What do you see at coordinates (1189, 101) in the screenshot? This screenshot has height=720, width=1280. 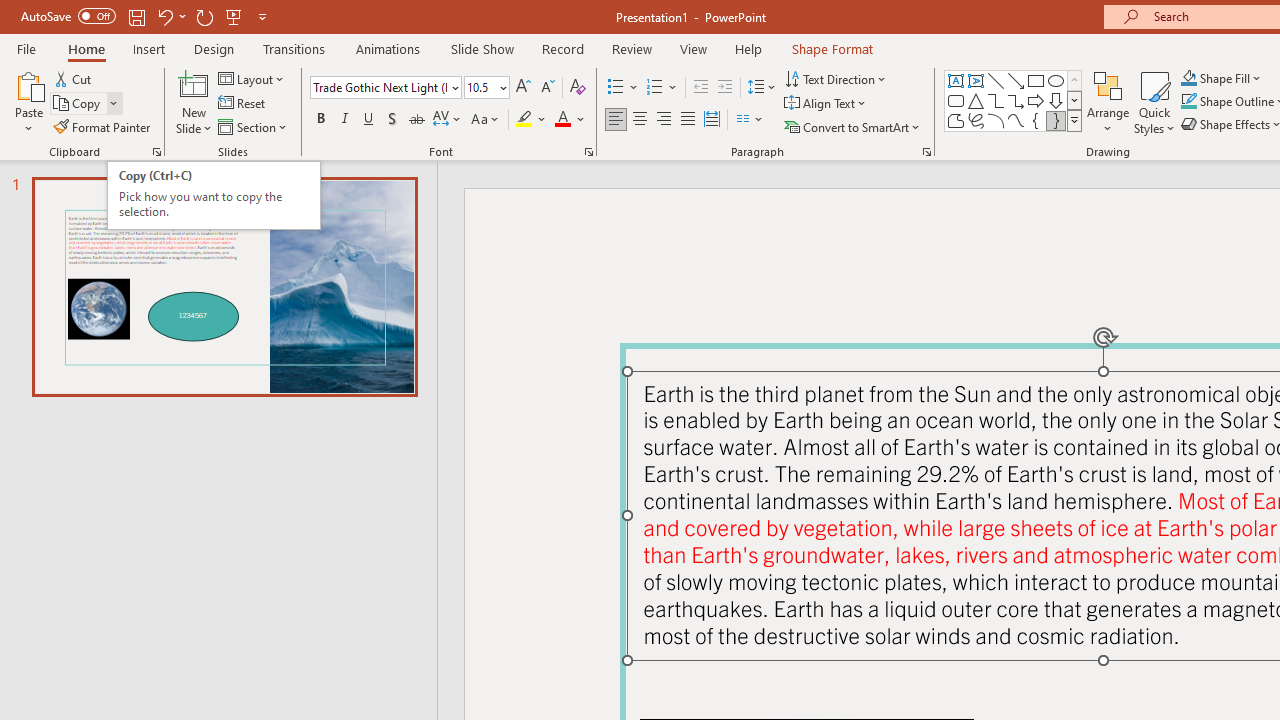 I see `'Shape Outline Teal, Accent 1'` at bounding box center [1189, 101].